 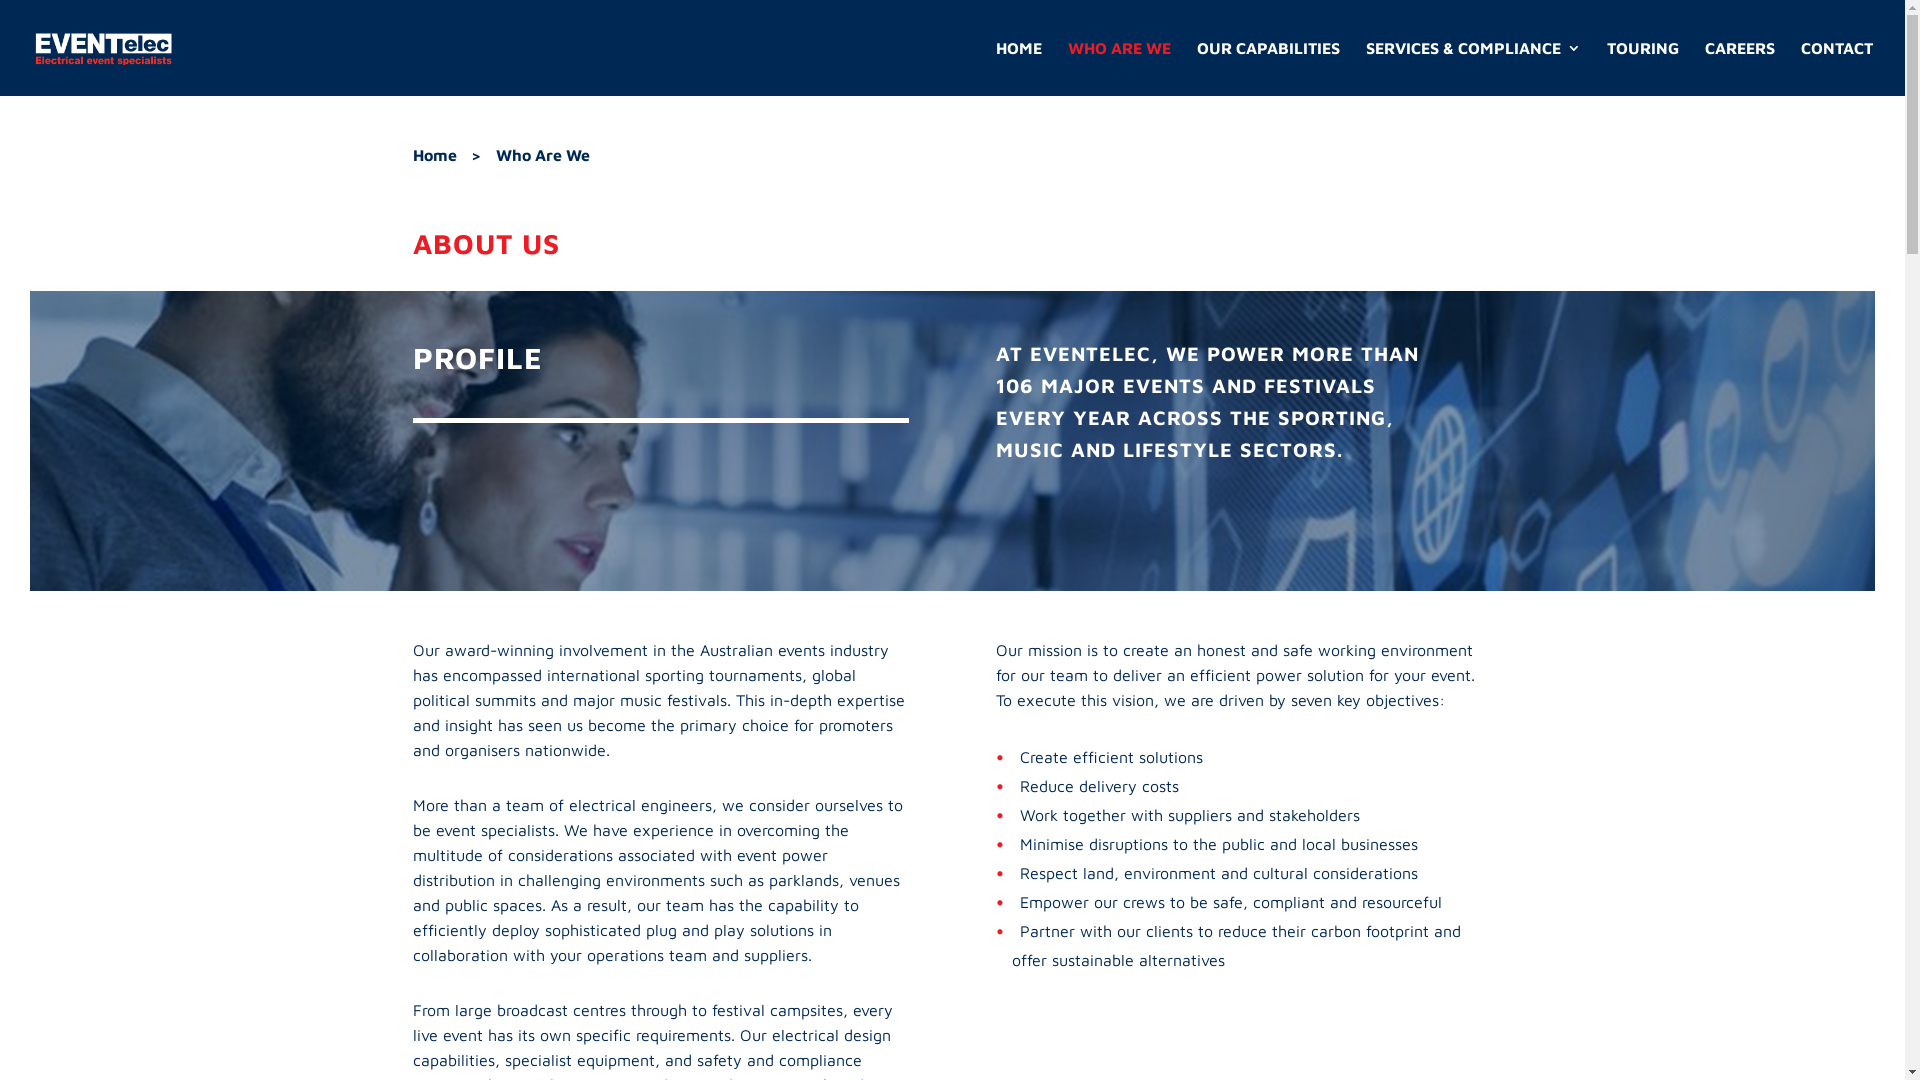 I want to click on 'TOURING', so click(x=1642, y=67).